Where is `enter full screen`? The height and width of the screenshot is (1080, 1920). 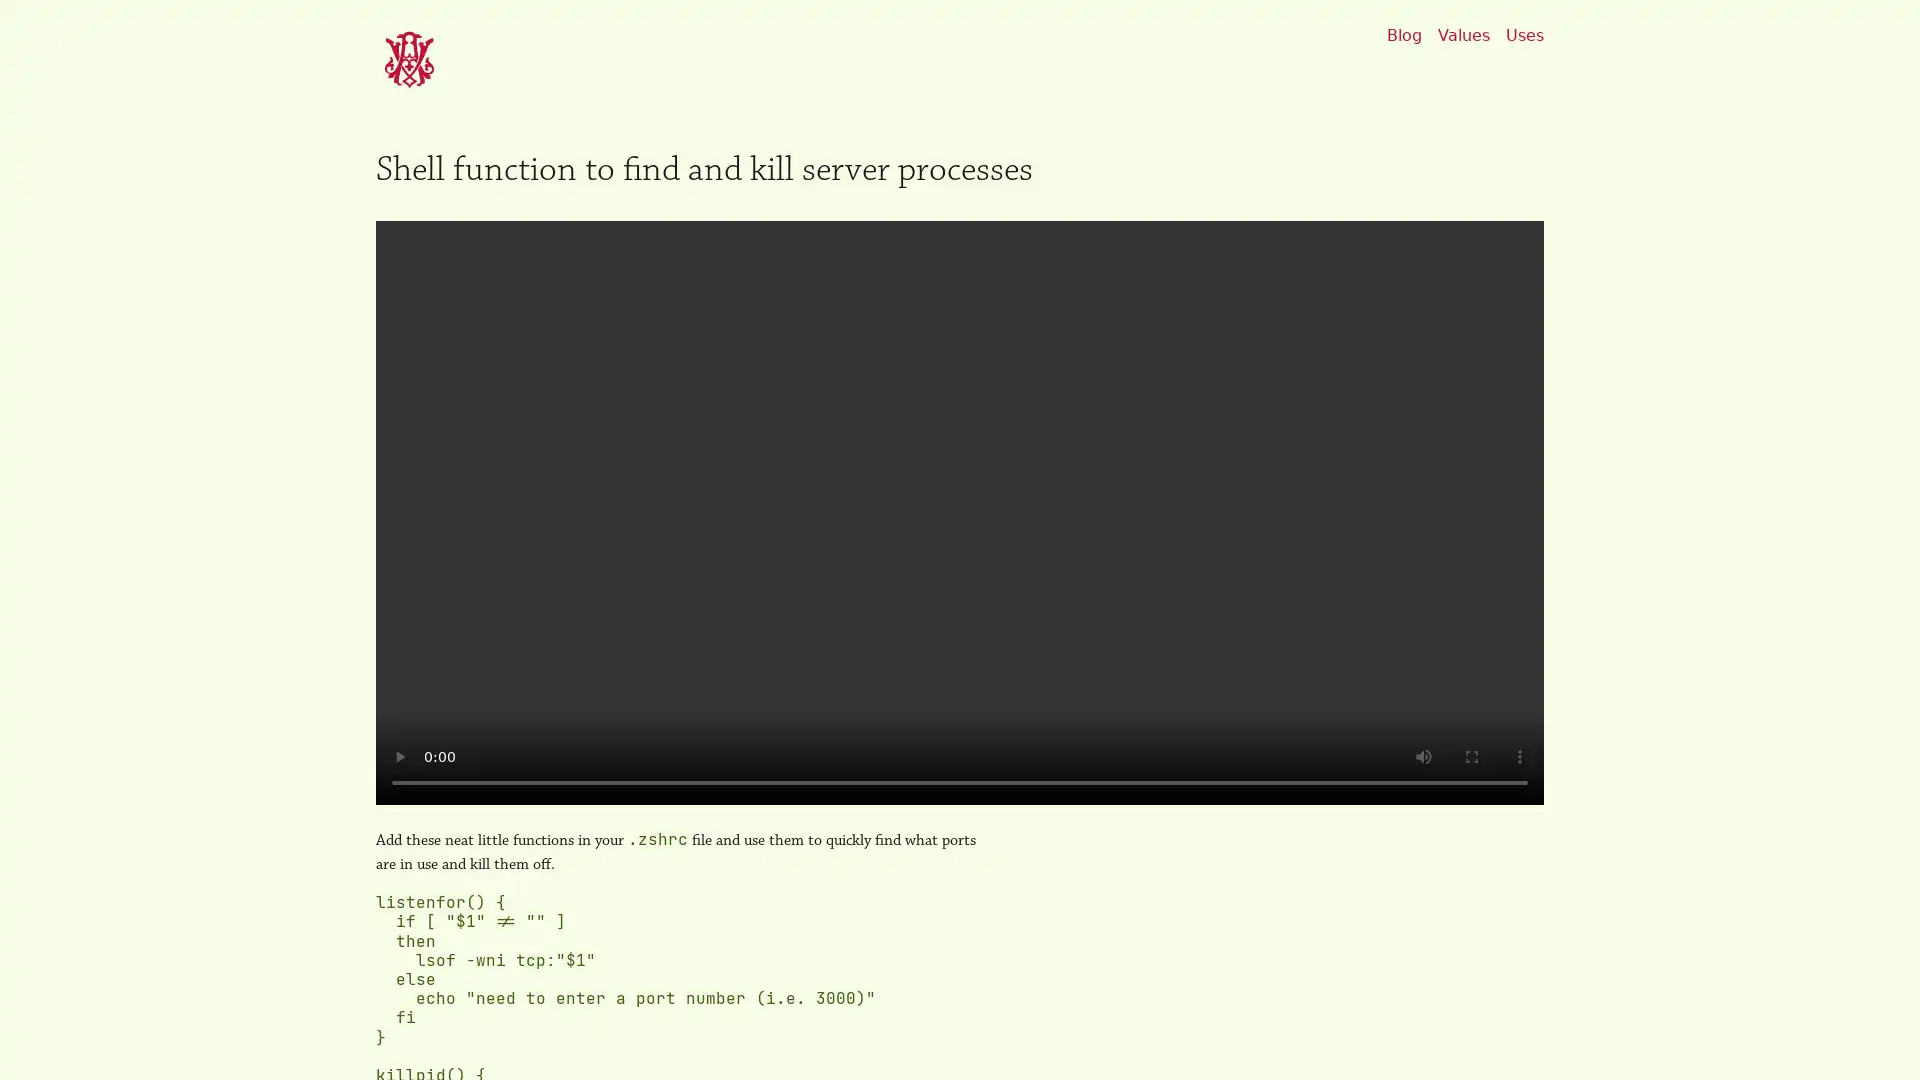 enter full screen is located at coordinates (1472, 756).